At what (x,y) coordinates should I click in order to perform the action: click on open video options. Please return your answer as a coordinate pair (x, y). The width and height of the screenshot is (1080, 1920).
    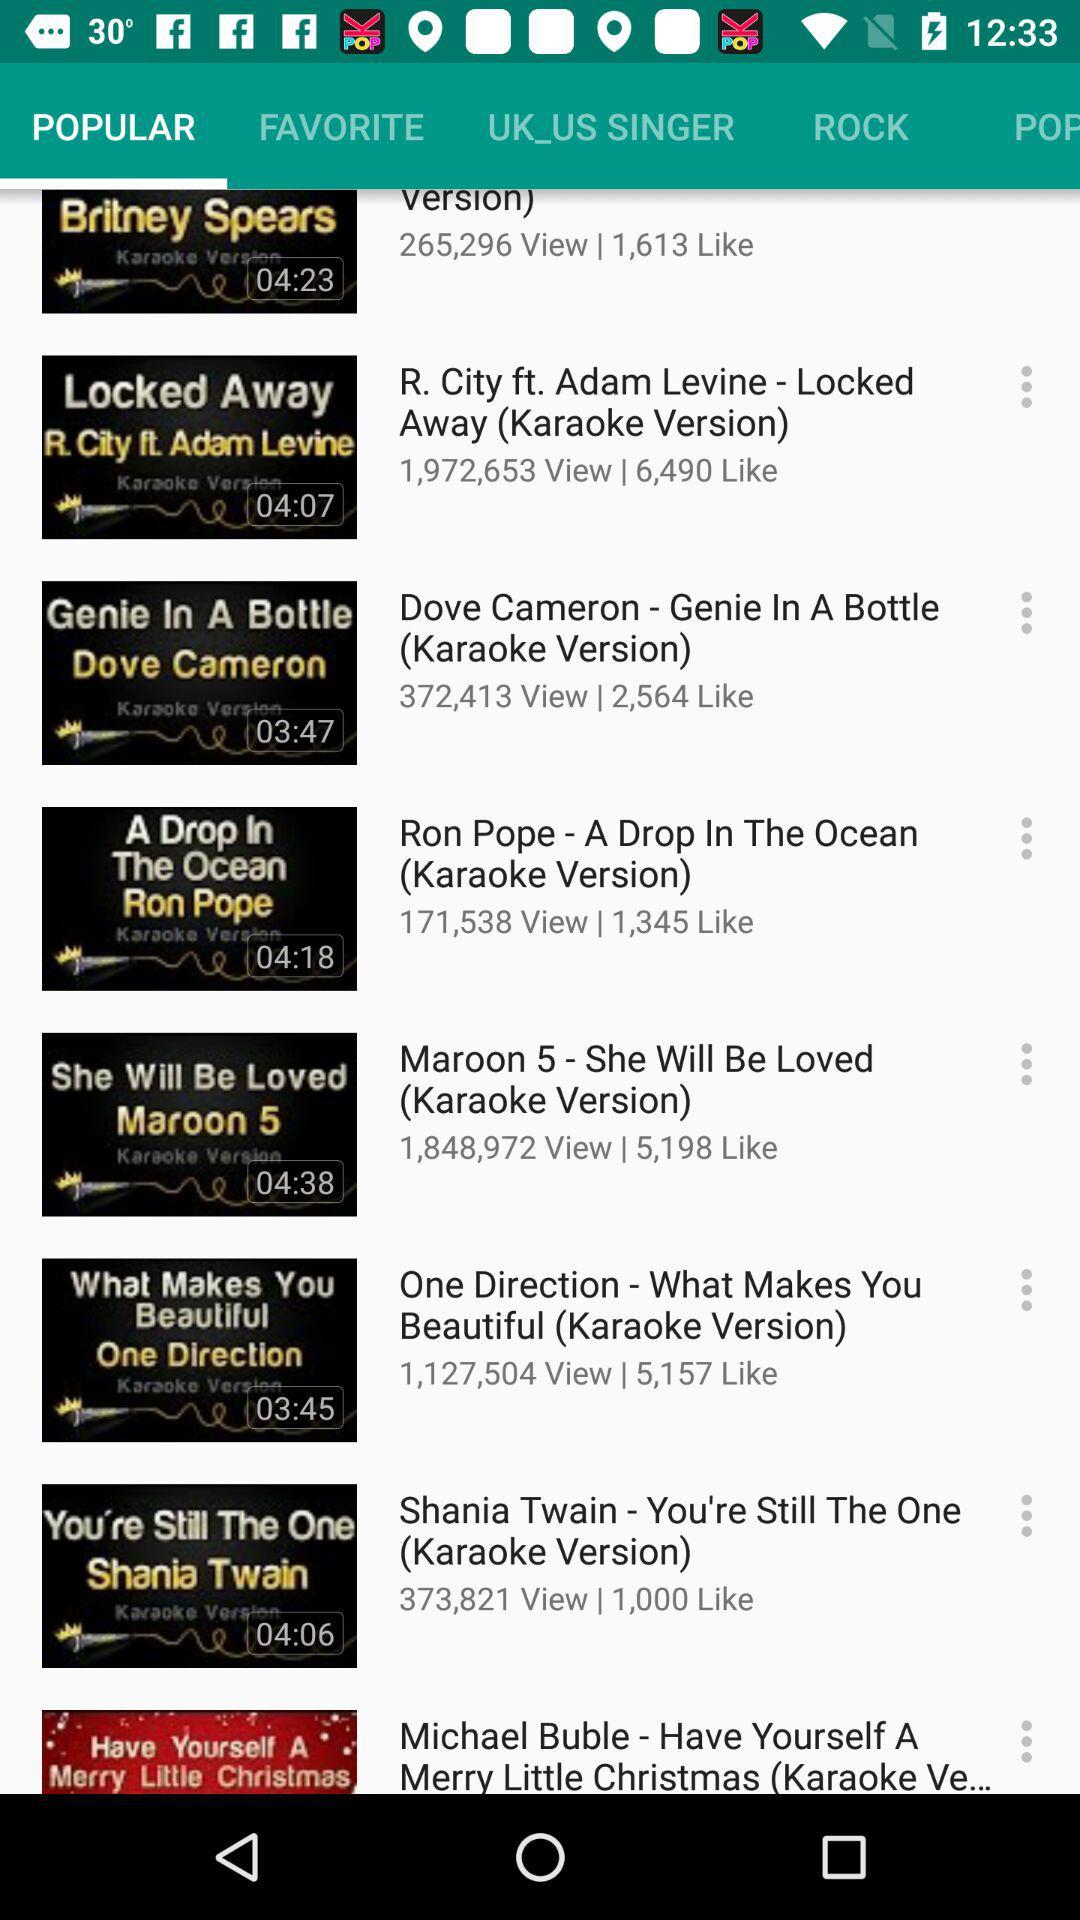
    Looking at the image, I should click on (1016, 1740).